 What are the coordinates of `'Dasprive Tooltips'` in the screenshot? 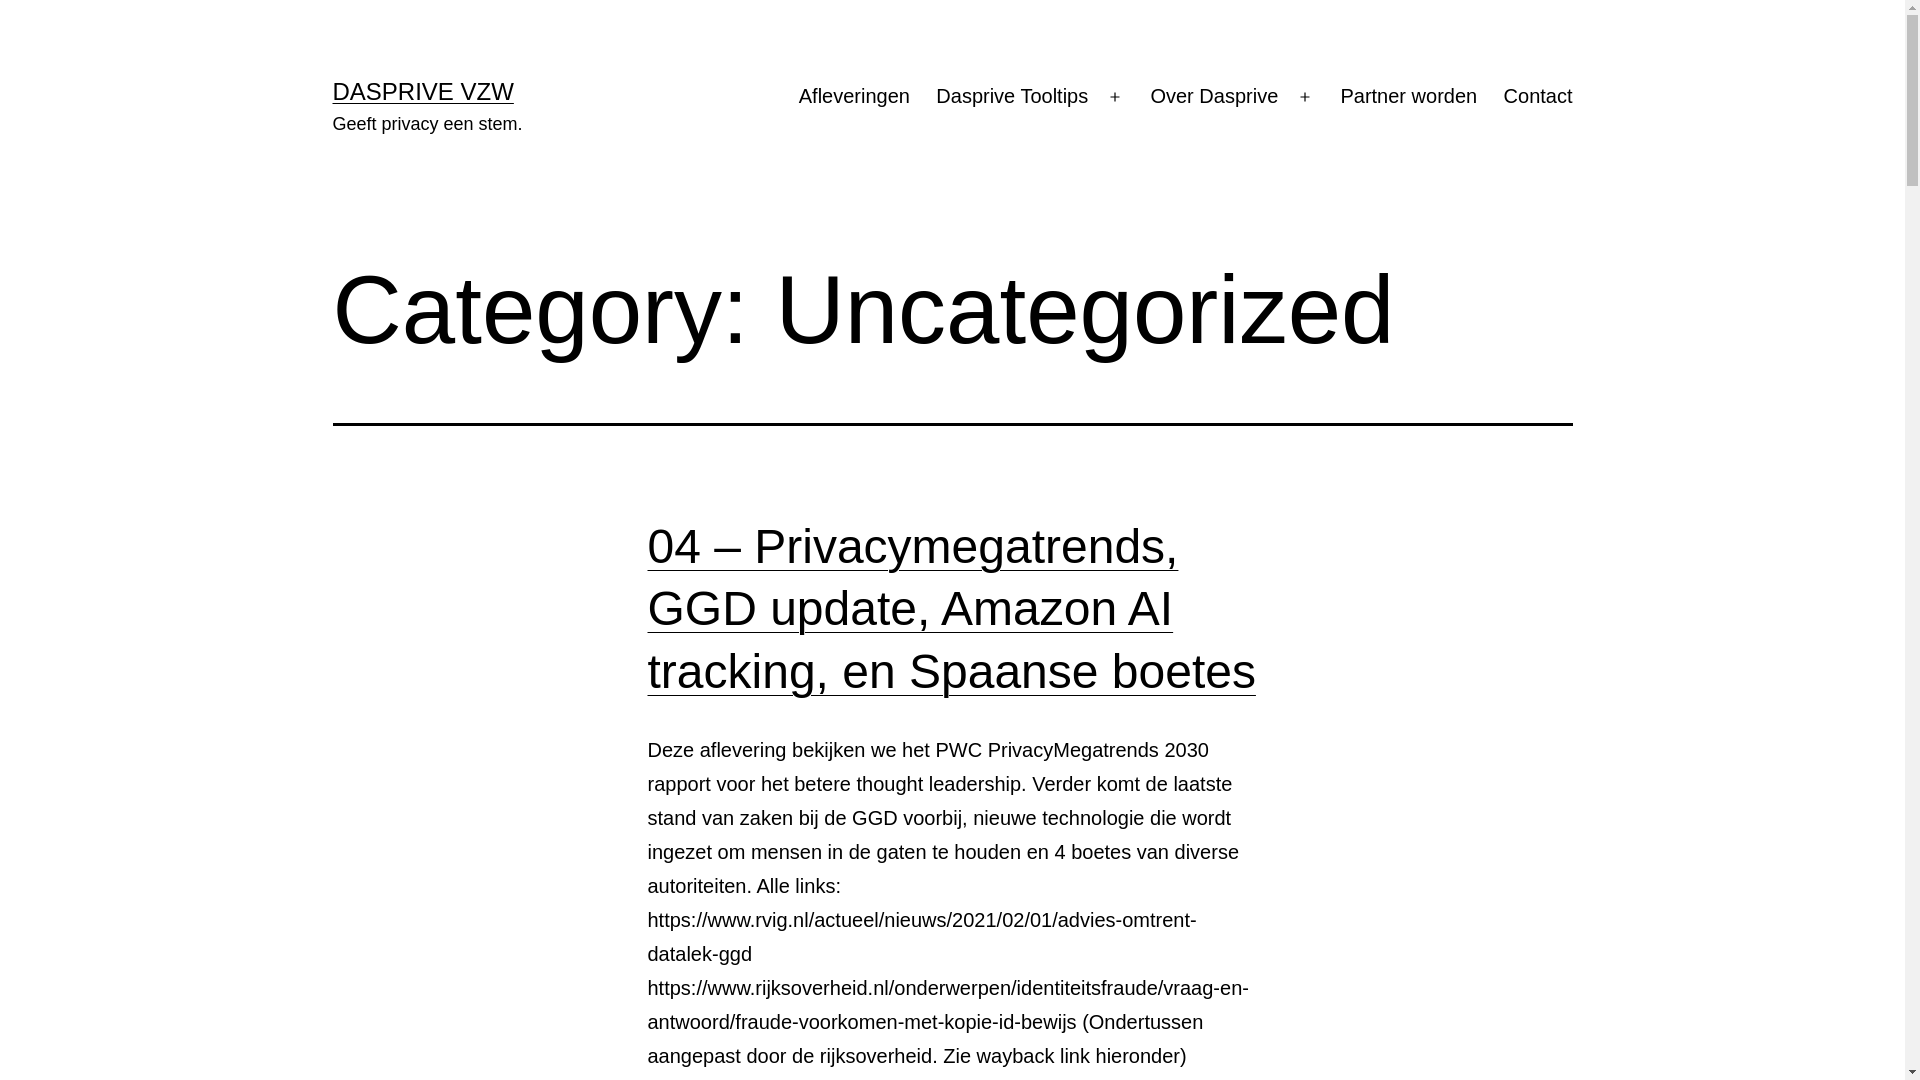 It's located at (921, 96).